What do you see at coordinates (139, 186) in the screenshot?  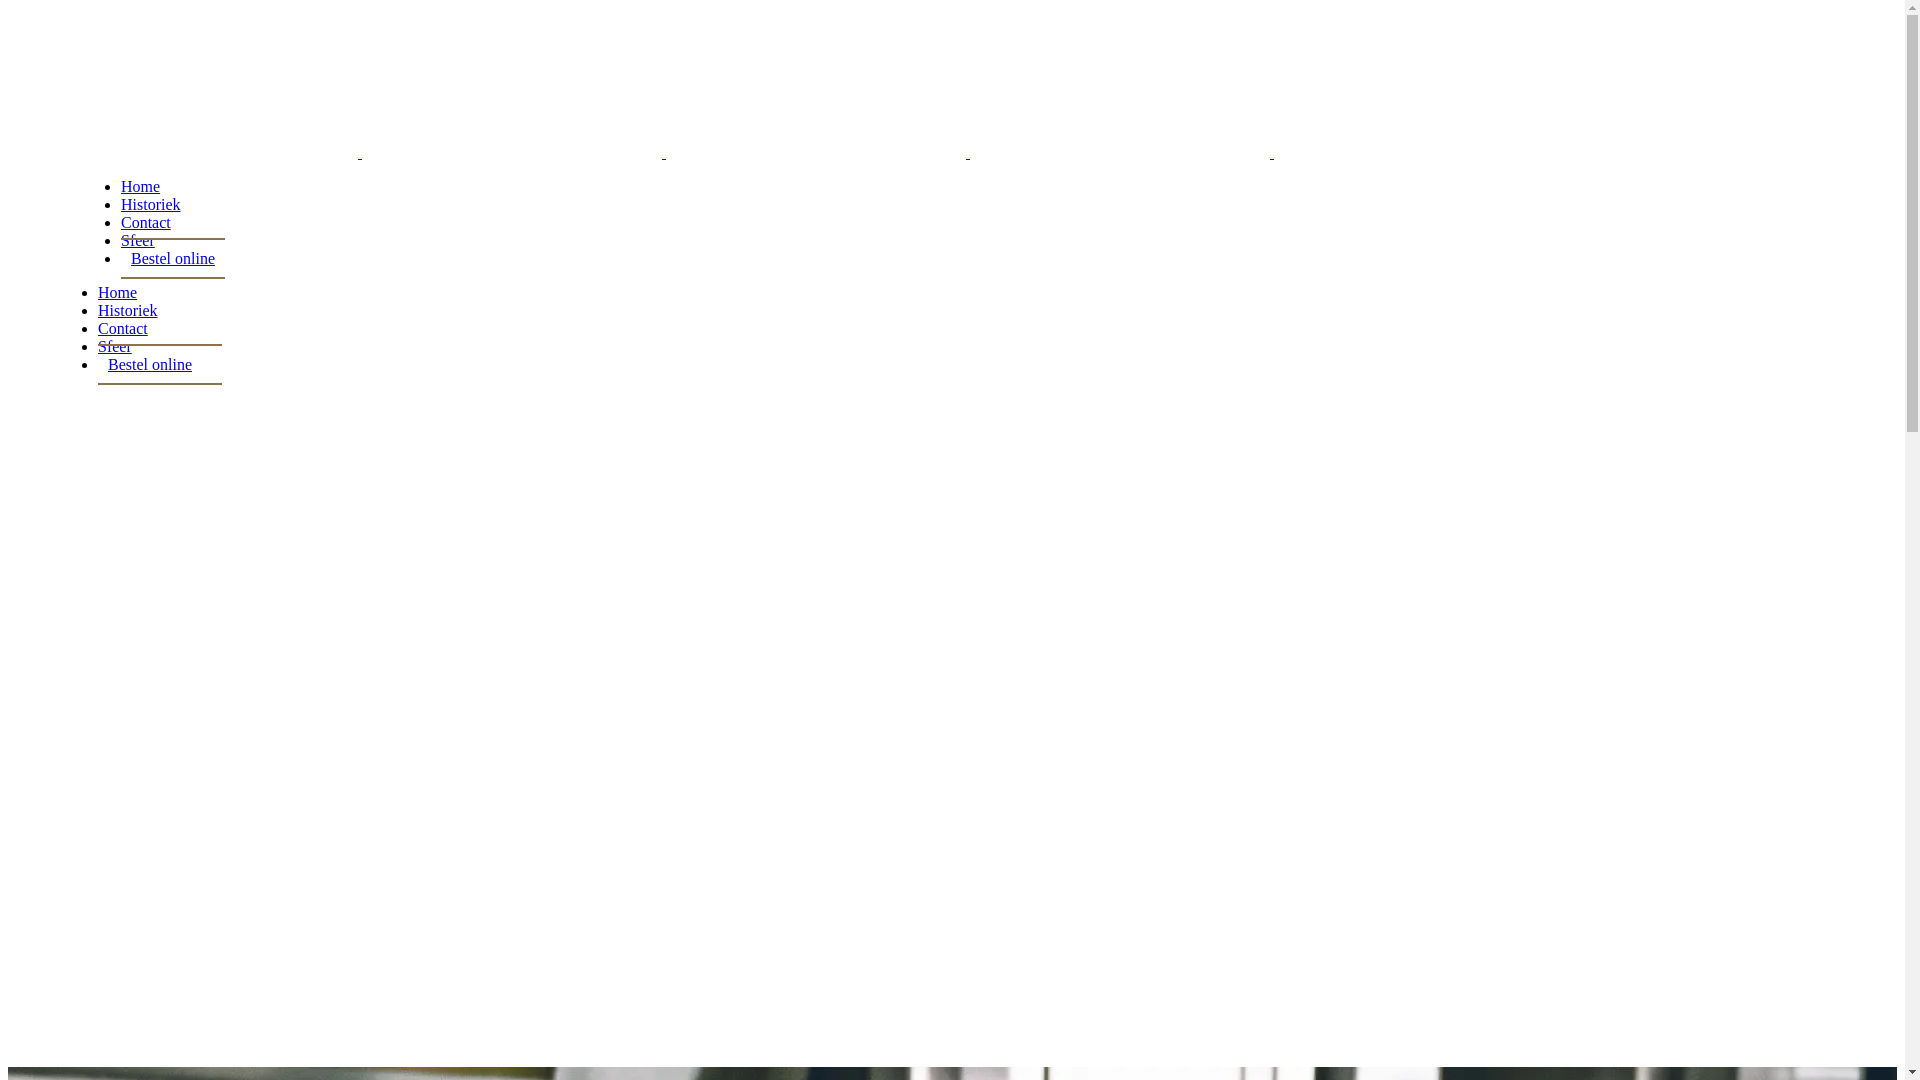 I see `'Home'` at bounding box center [139, 186].